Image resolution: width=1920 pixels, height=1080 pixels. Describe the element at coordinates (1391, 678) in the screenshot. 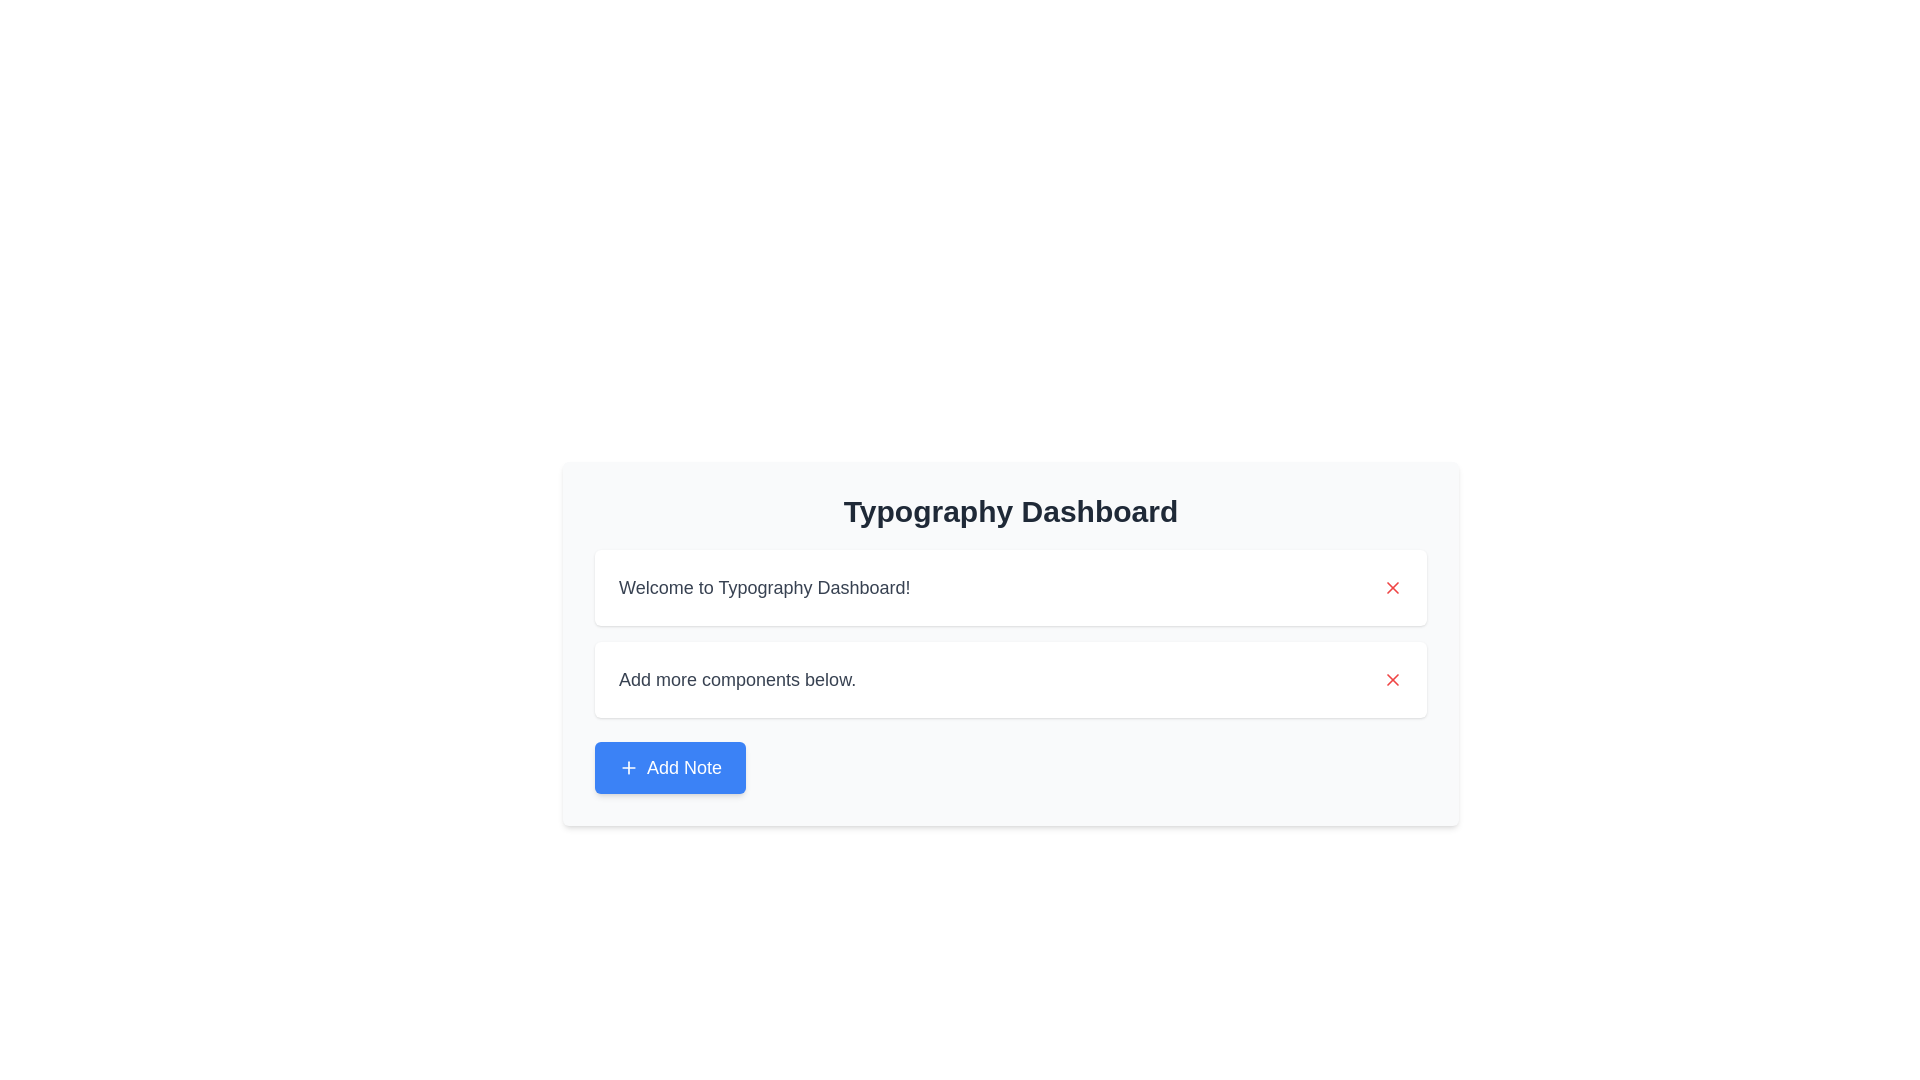

I see `the close button located at the top-right corner of the card that displays the text 'Add more components below'` at that location.